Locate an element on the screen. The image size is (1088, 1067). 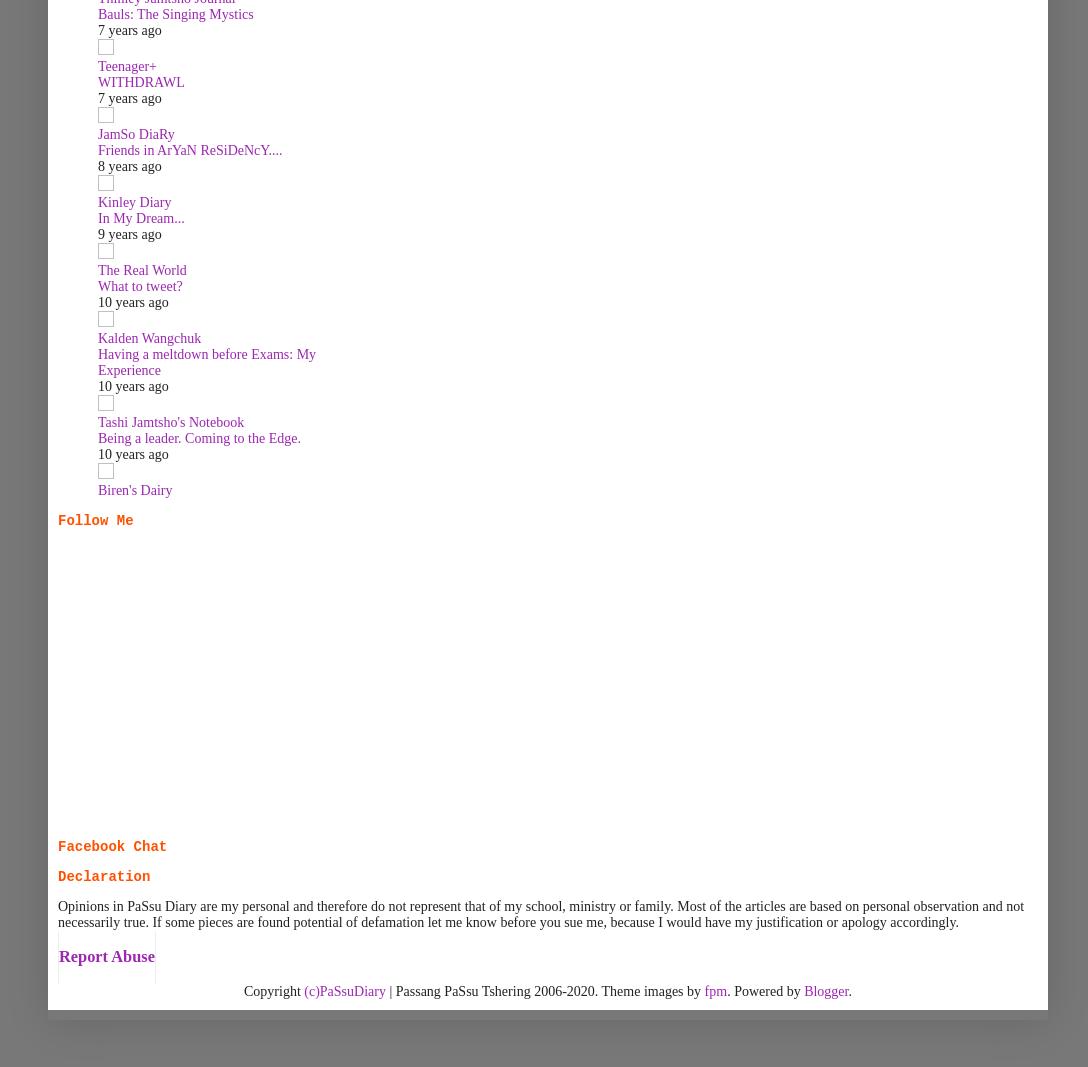
'Biren's Dairy' is located at coordinates (135, 489).